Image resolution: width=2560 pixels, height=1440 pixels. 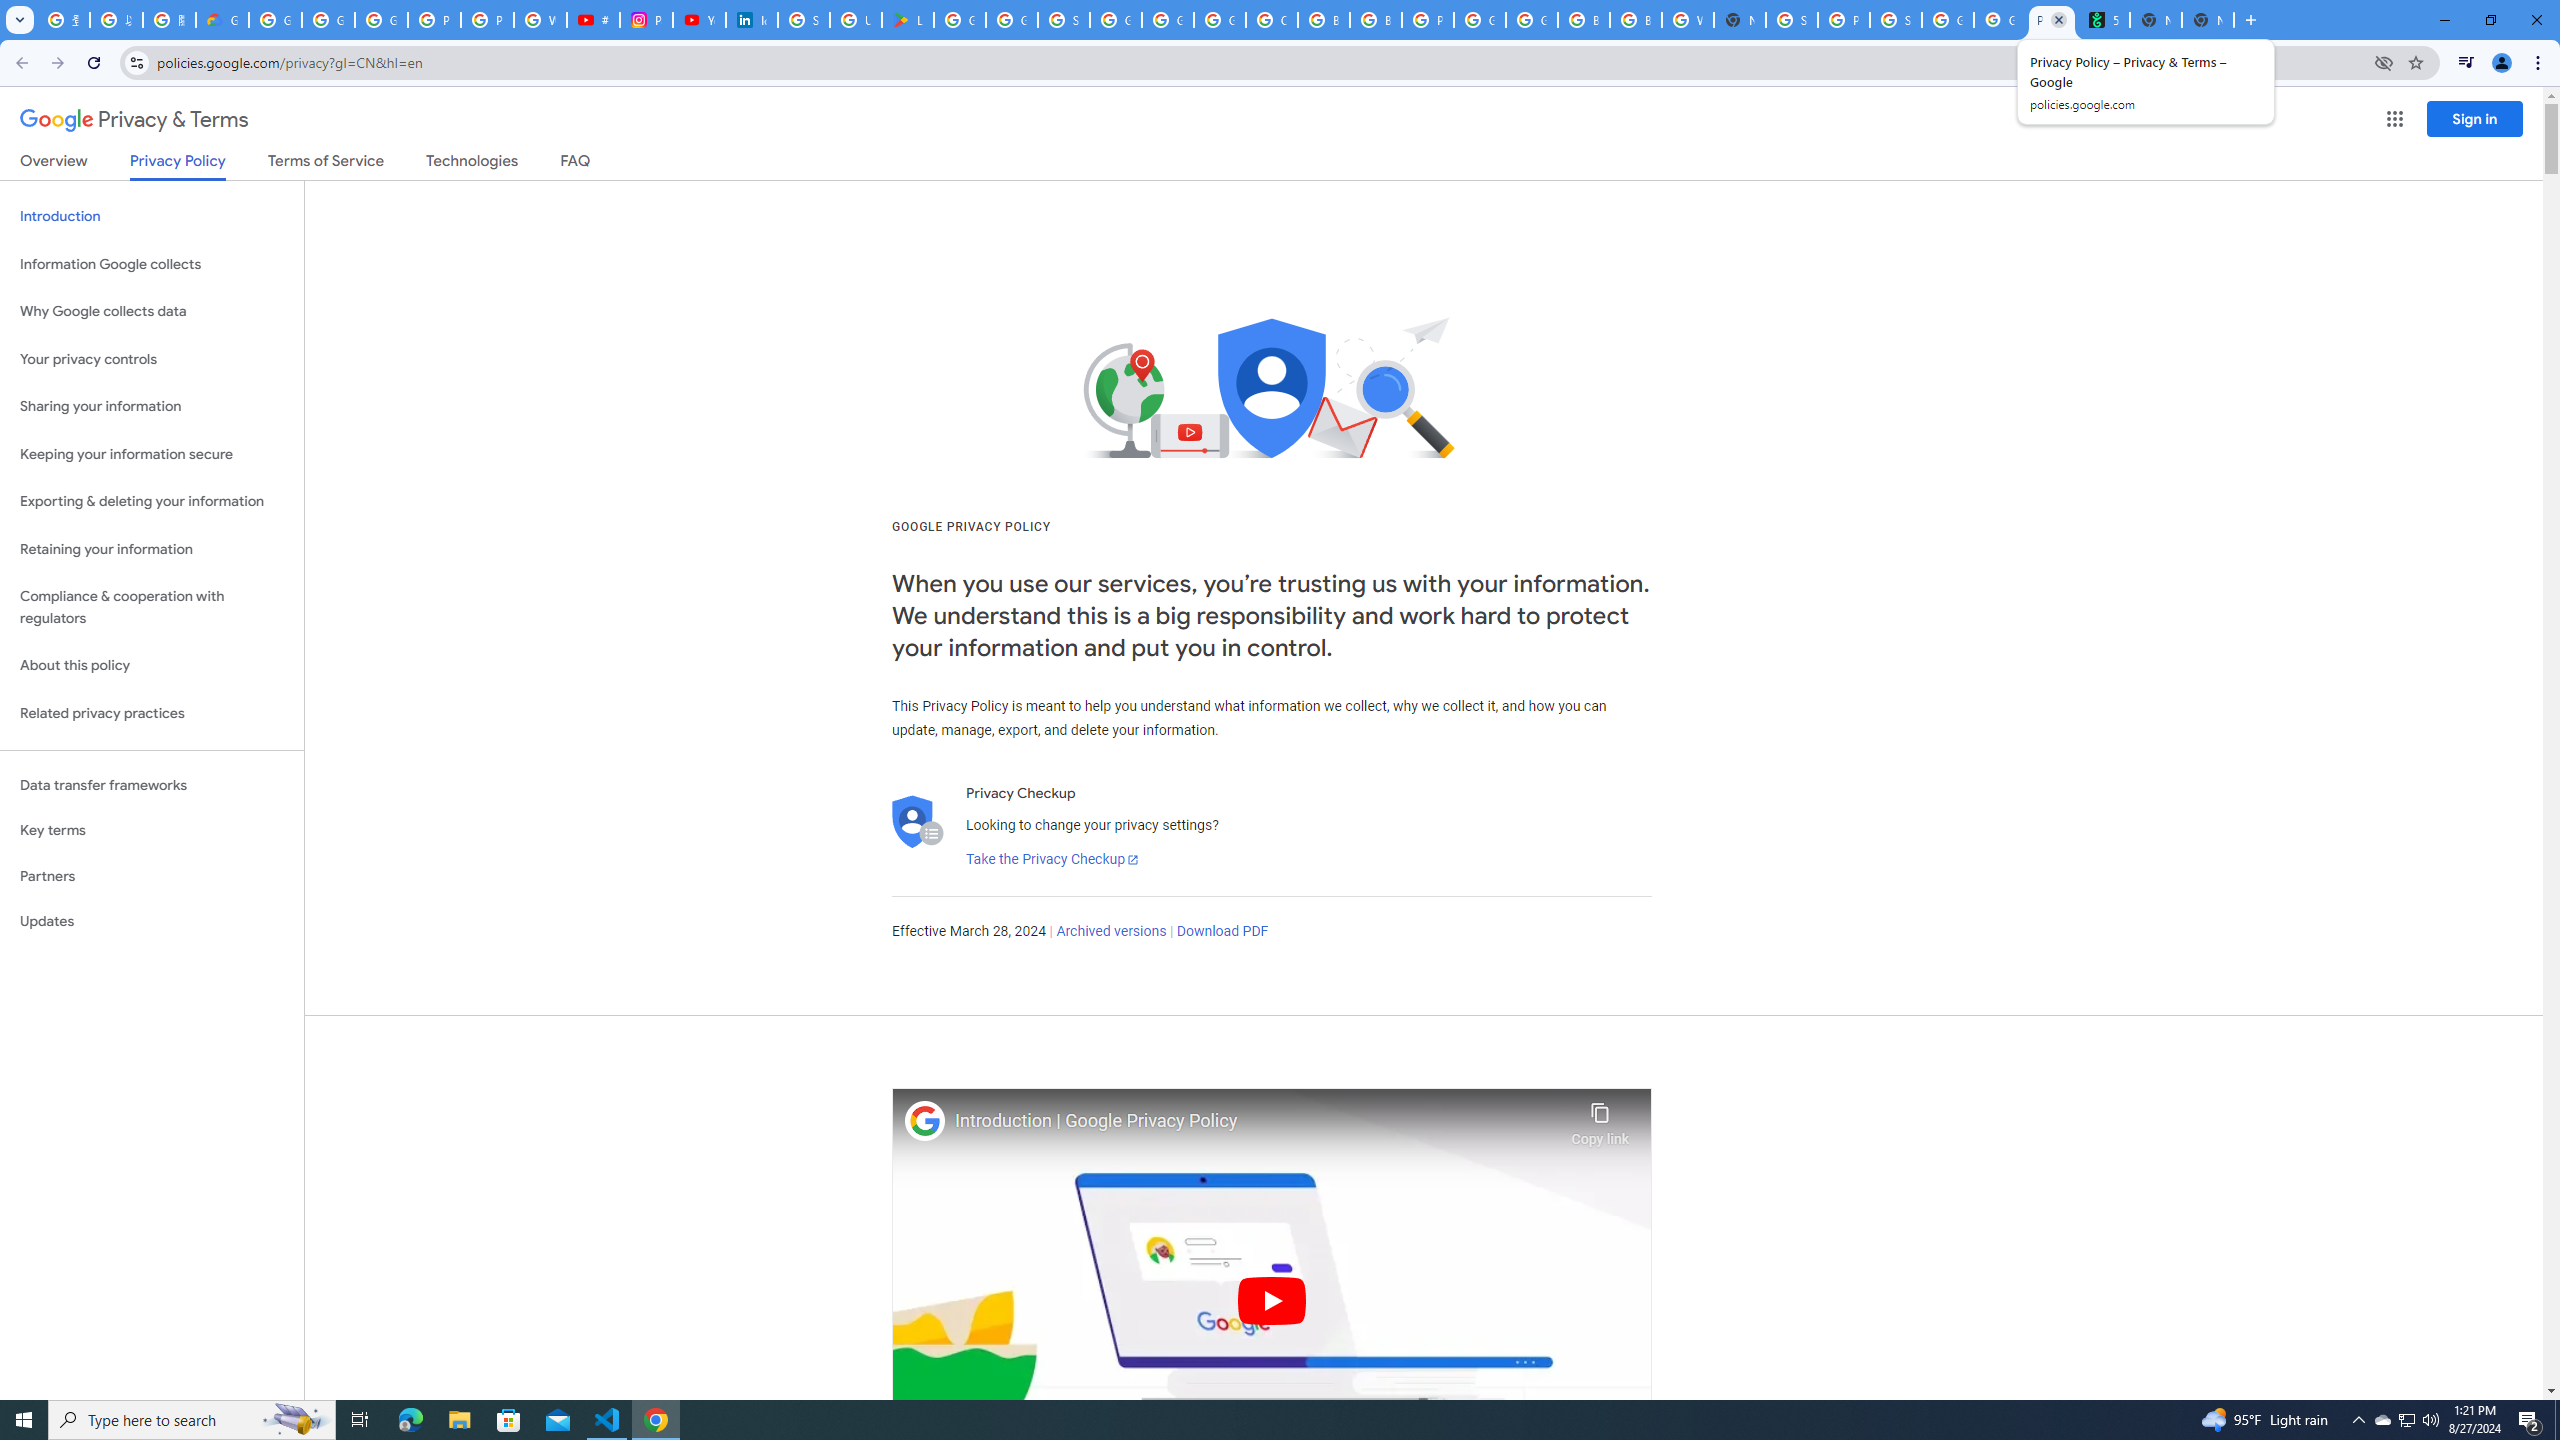 I want to click on 'Take the Privacy Checkup', so click(x=1051, y=858).